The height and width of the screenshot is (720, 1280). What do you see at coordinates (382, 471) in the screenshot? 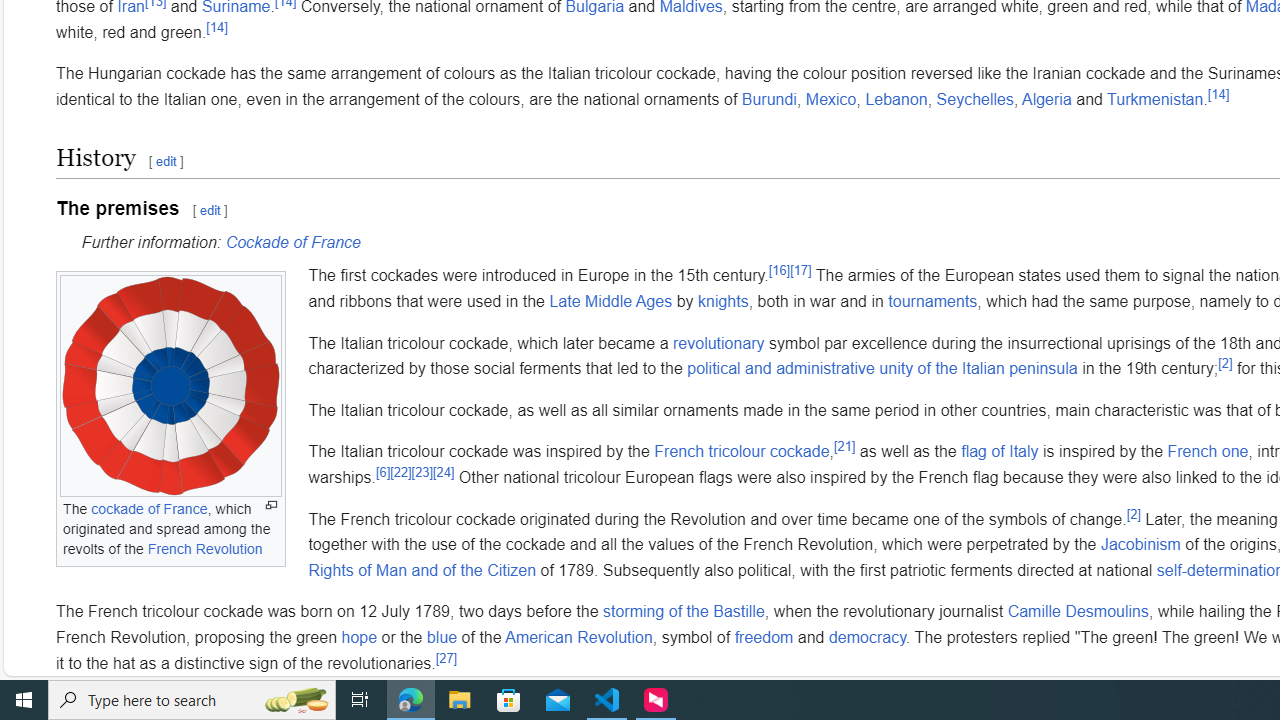
I see `'[6]'` at bounding box center [382, 471].